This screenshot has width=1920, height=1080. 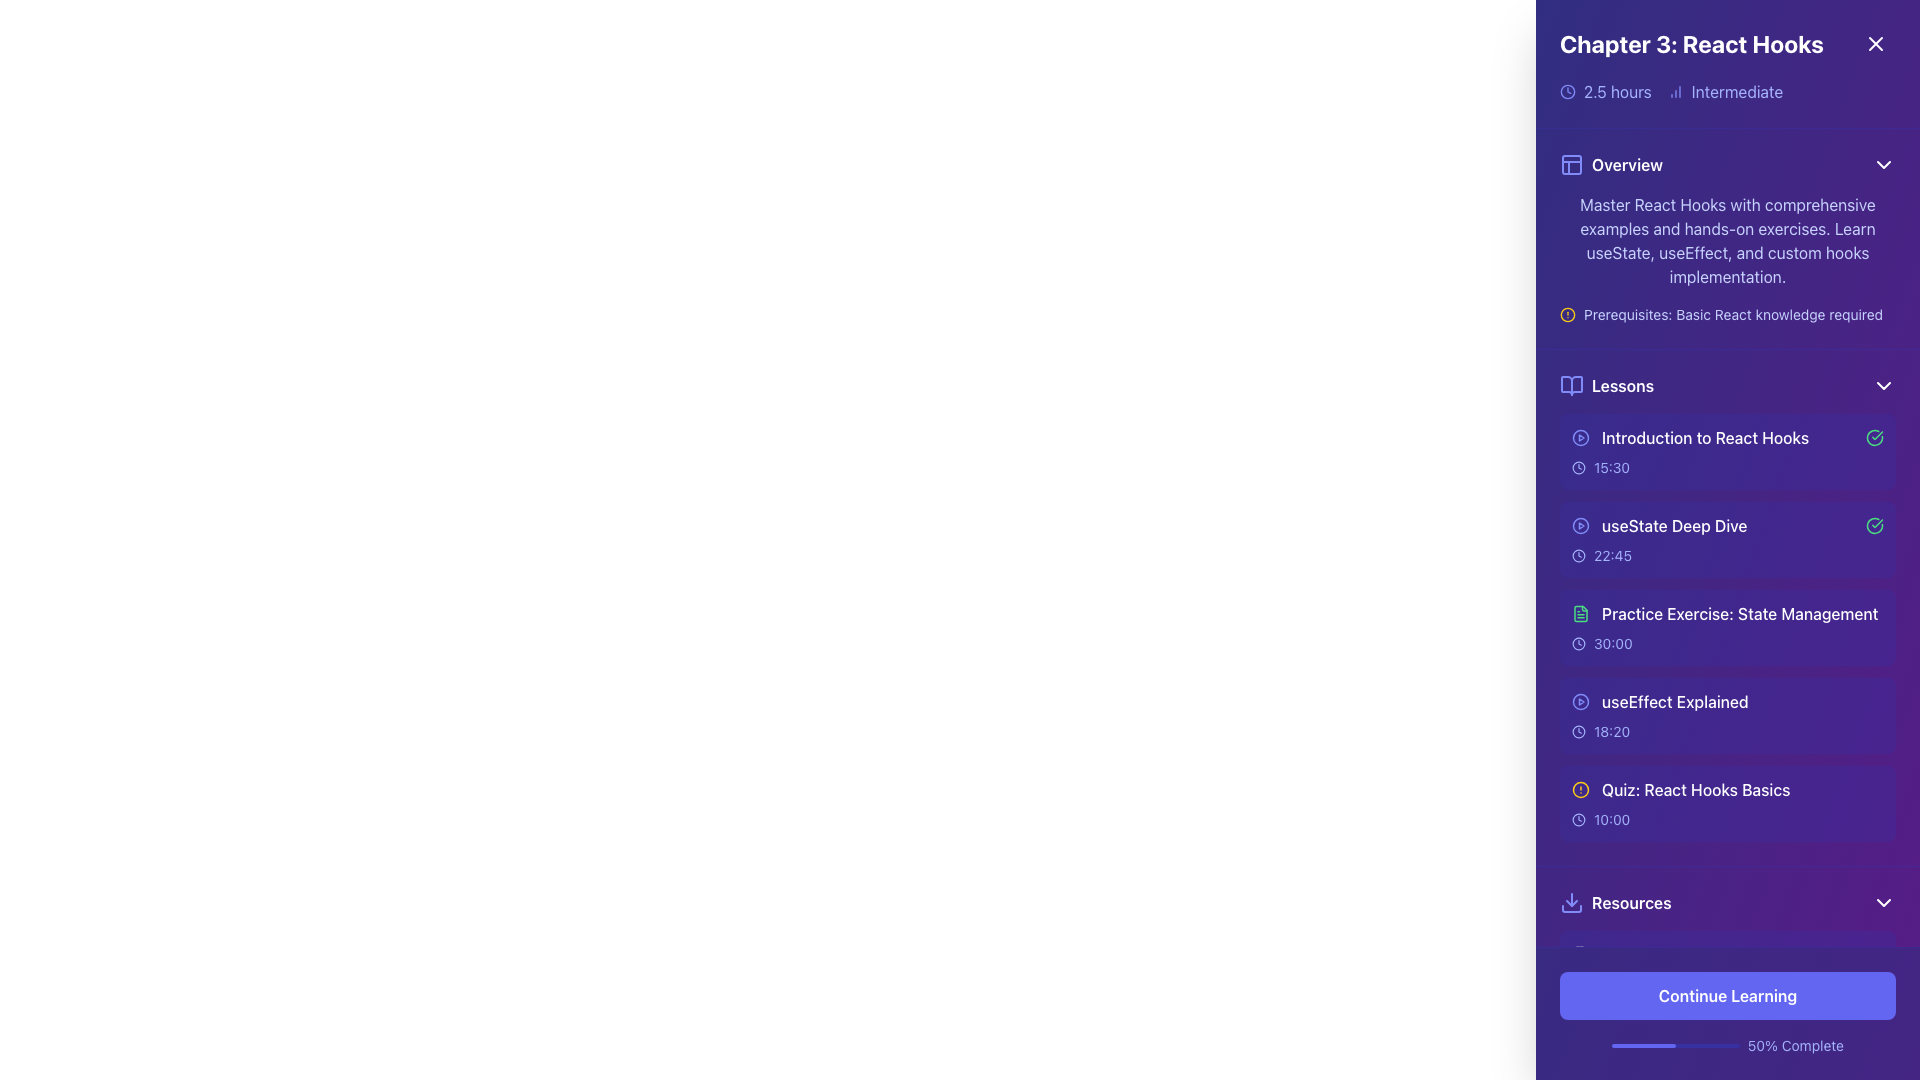 What do you see at coordinates (1579, 701) in the screenshot?
I see `the hollow circular Iconic component within the SVG graphic associated with the 'useEffect Explained' lesson, located in the fourth item of the sidebar` at bounding box center [1579, 701].